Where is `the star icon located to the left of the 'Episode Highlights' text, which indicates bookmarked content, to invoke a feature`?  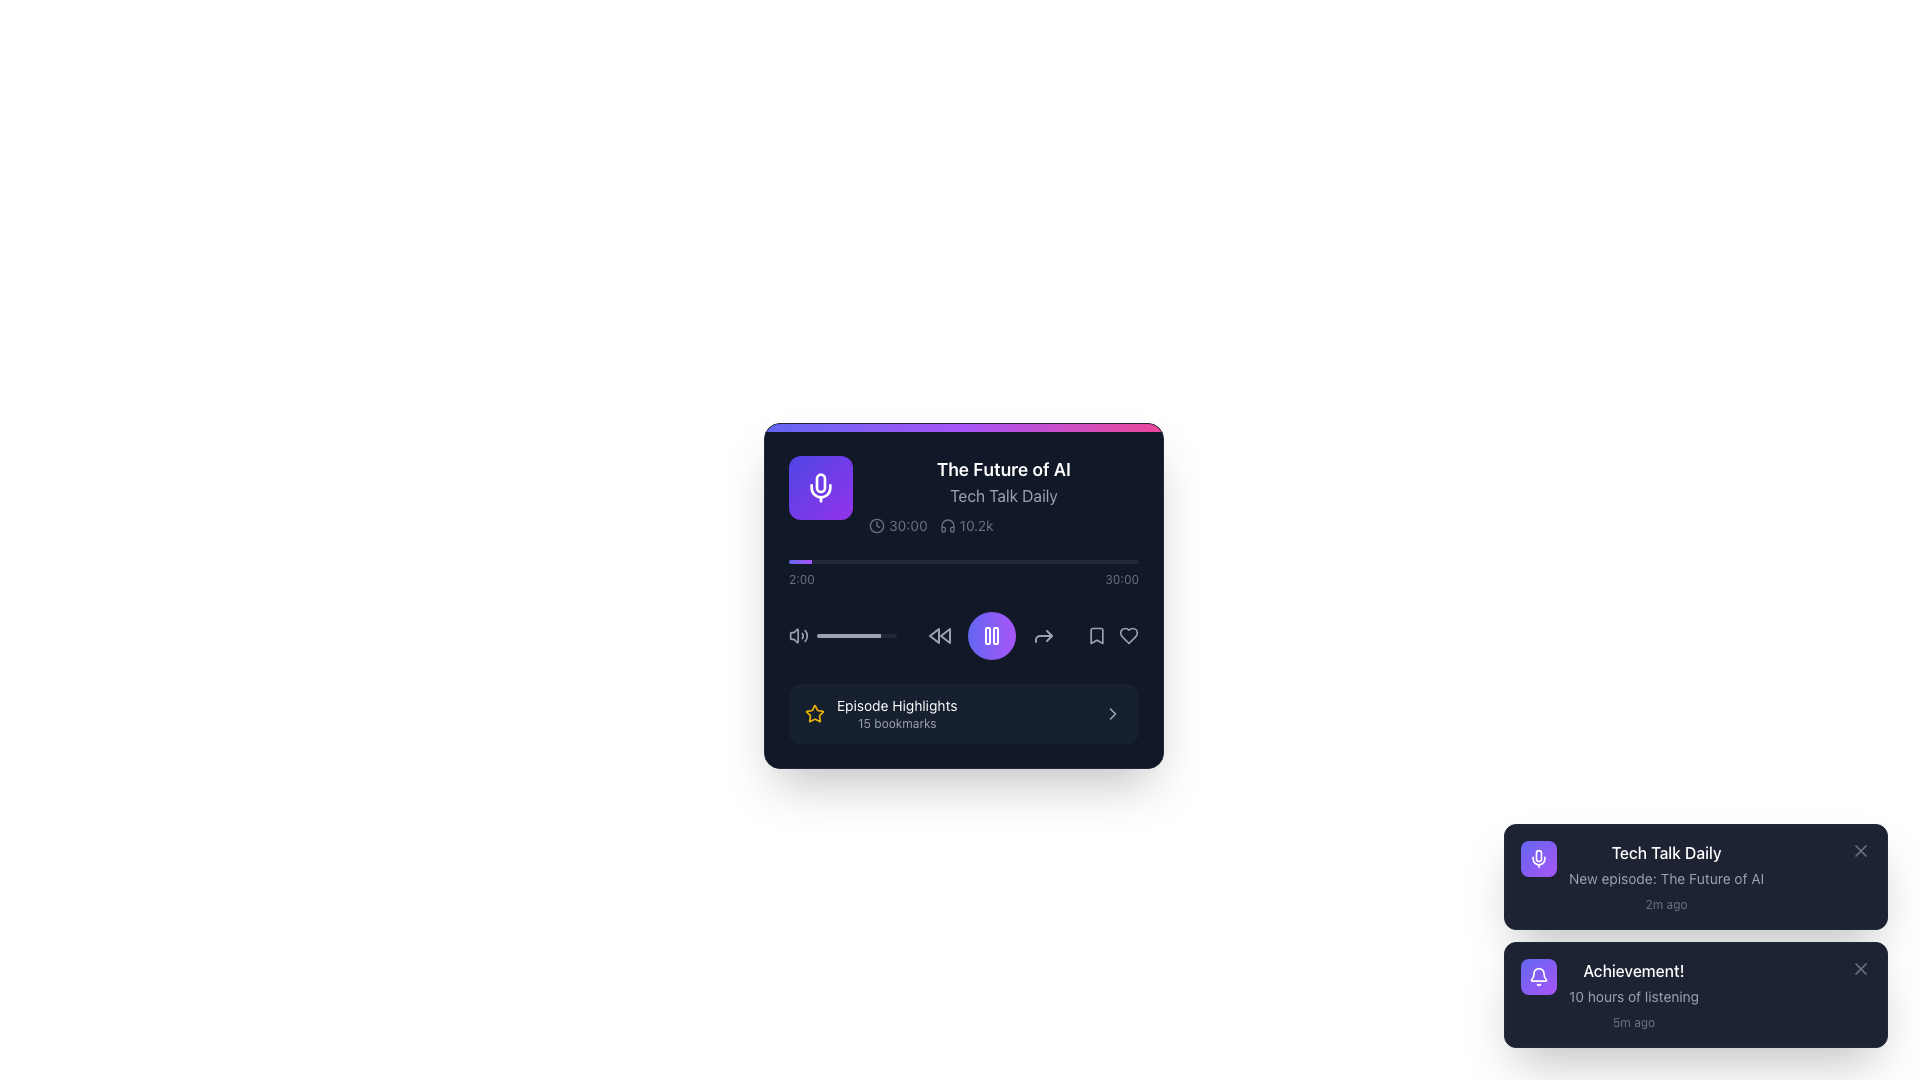
the star icon located to the left of the 'Episode Highlights' text, which indicates bookmarked content, to invoke a feature is located at coordinates (815, 712).